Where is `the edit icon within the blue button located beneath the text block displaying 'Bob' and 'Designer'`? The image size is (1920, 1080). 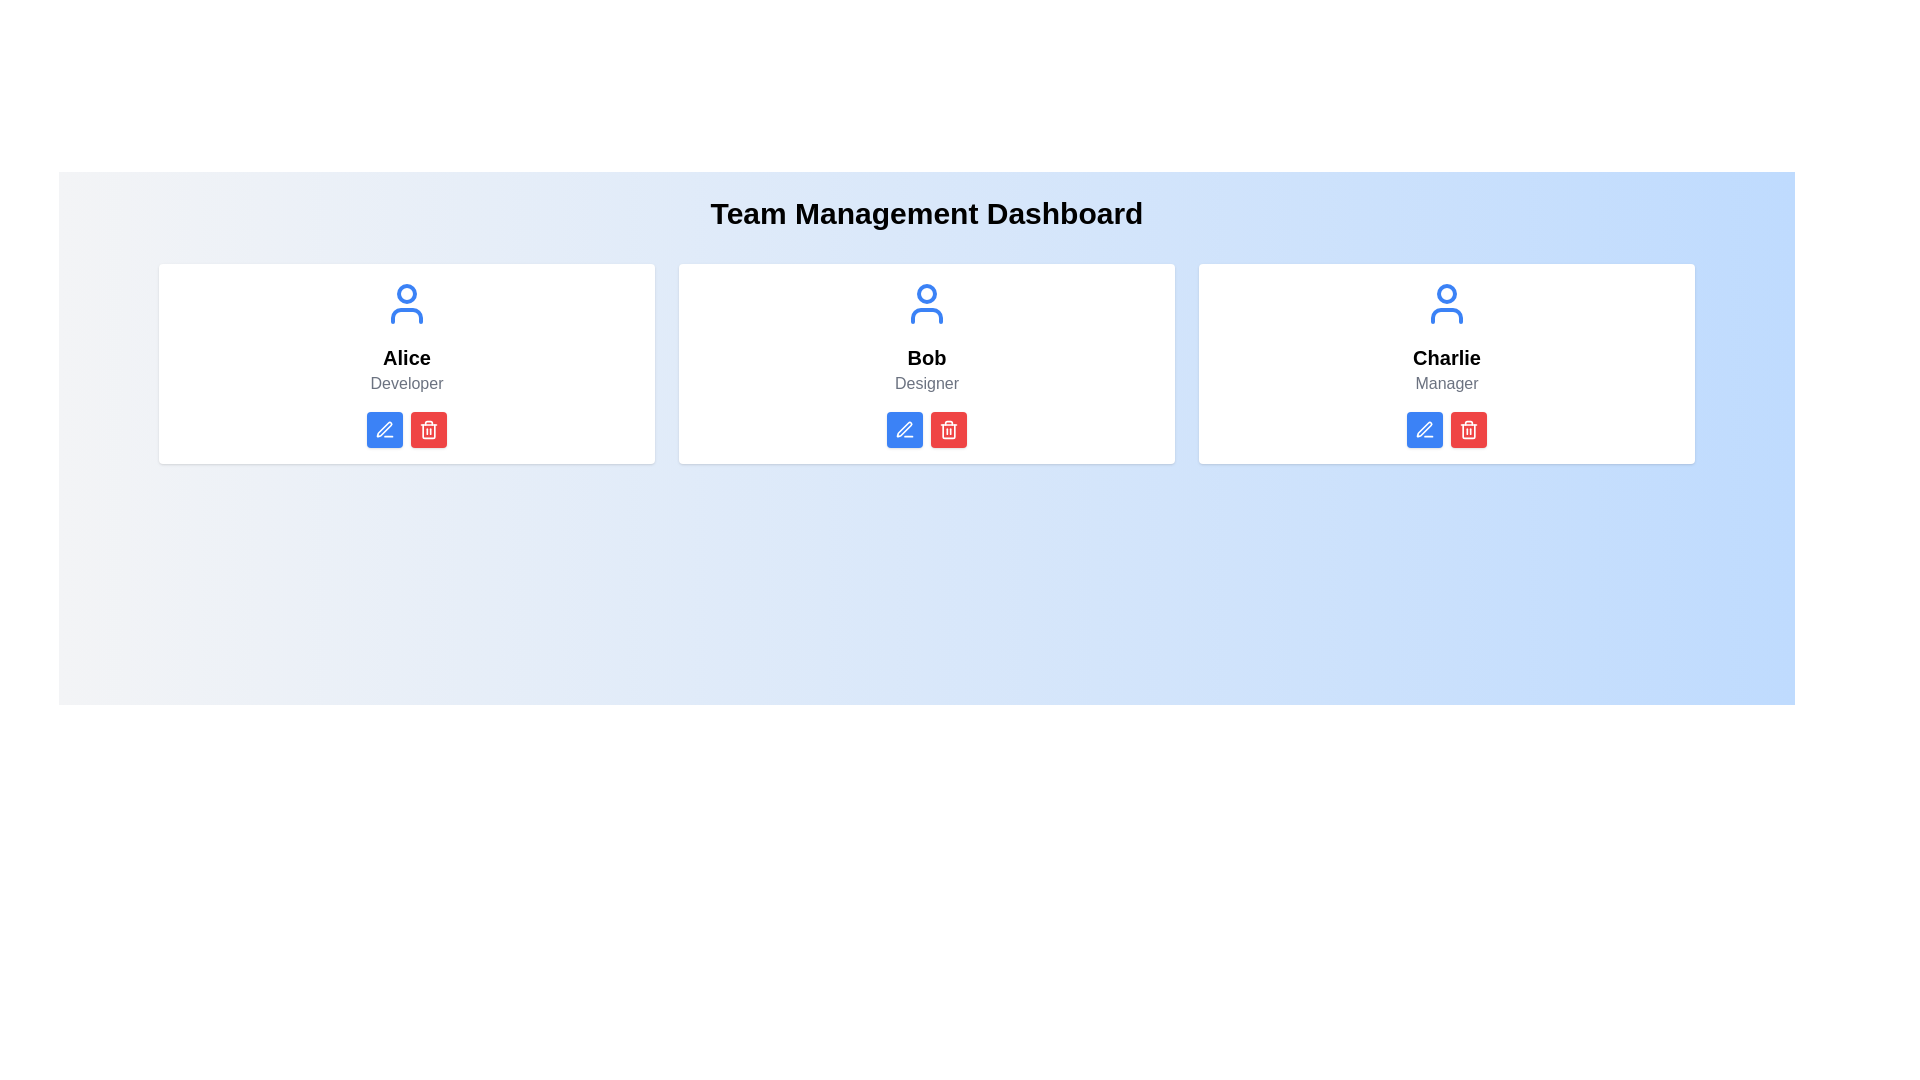
the edit icon within the blue button located beneath the text block displaying 'Bob' and 'Designer' is located at coordinates (904, 428).